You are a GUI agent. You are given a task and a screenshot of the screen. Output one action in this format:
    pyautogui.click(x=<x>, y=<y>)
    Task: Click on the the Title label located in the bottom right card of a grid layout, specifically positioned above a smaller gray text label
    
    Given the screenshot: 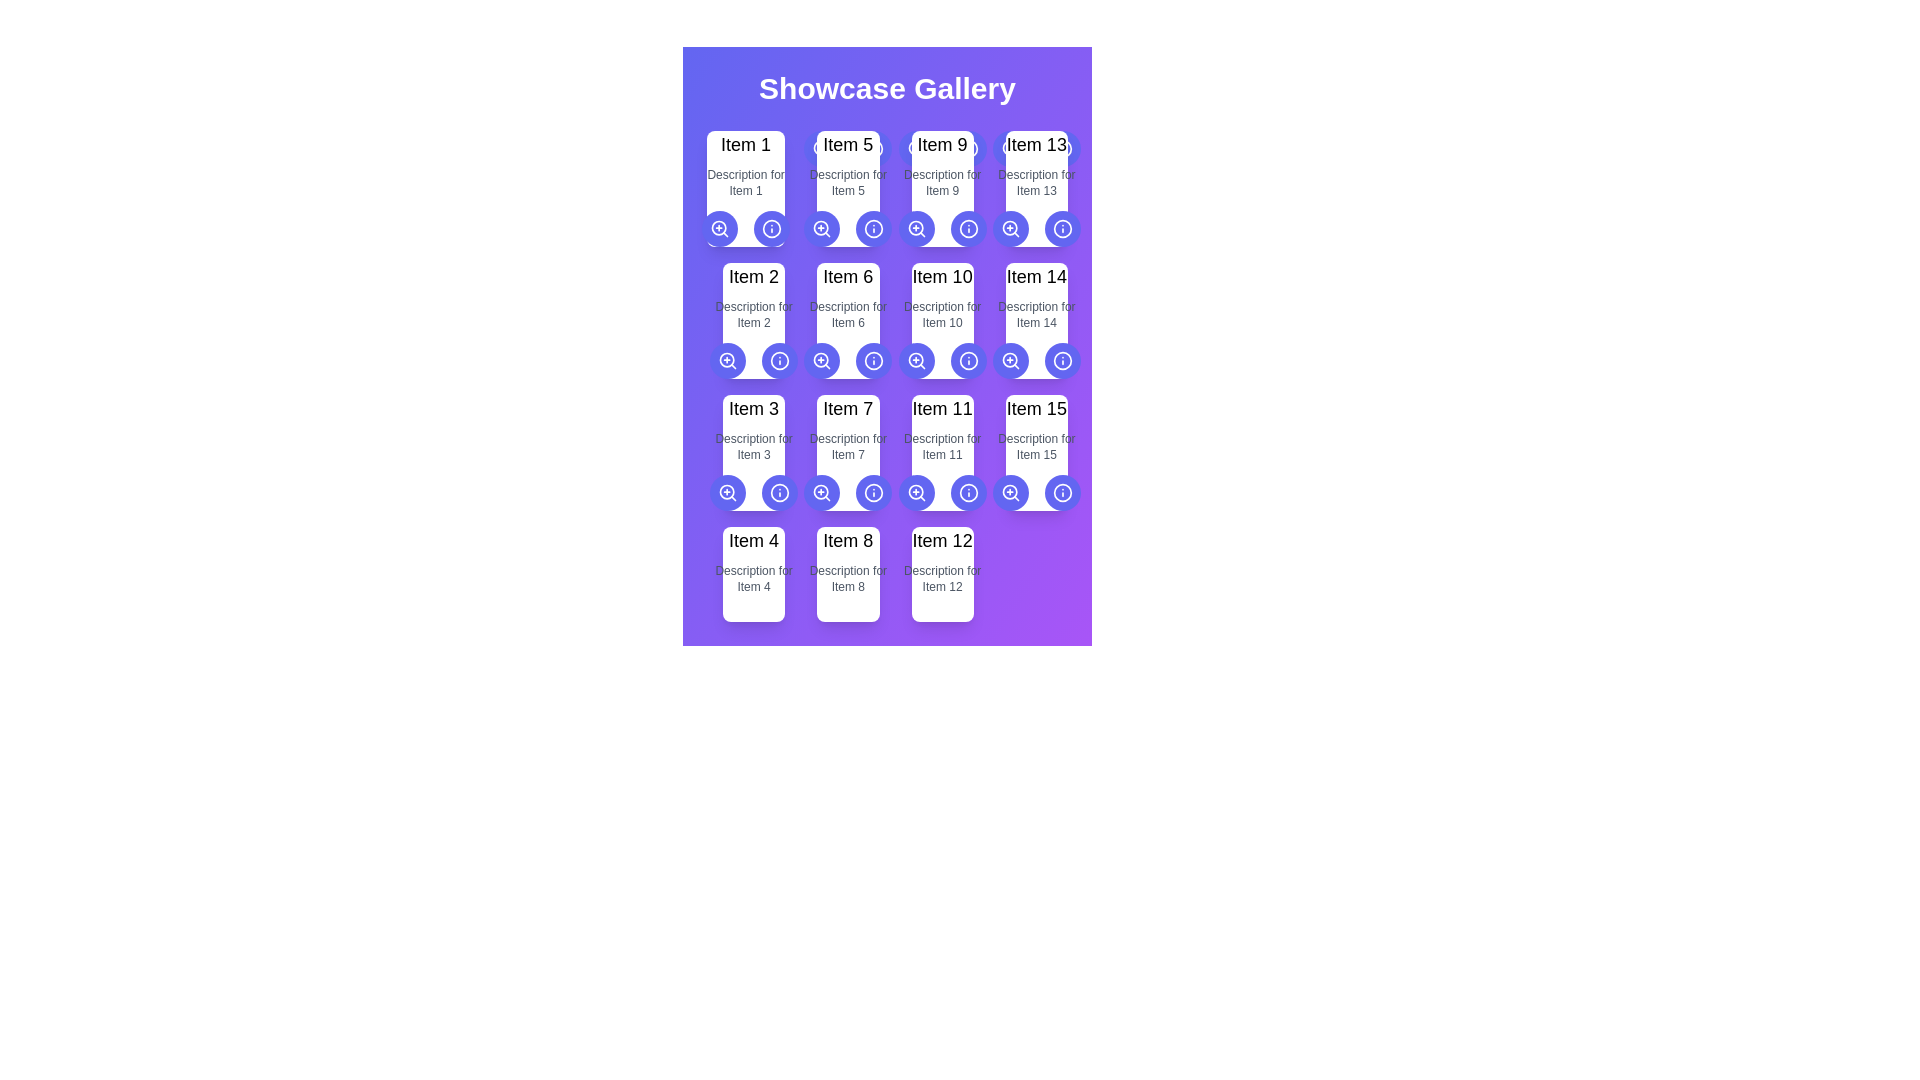 What is the action you would take?
    pyautogui.click(x=941, y=540)
    